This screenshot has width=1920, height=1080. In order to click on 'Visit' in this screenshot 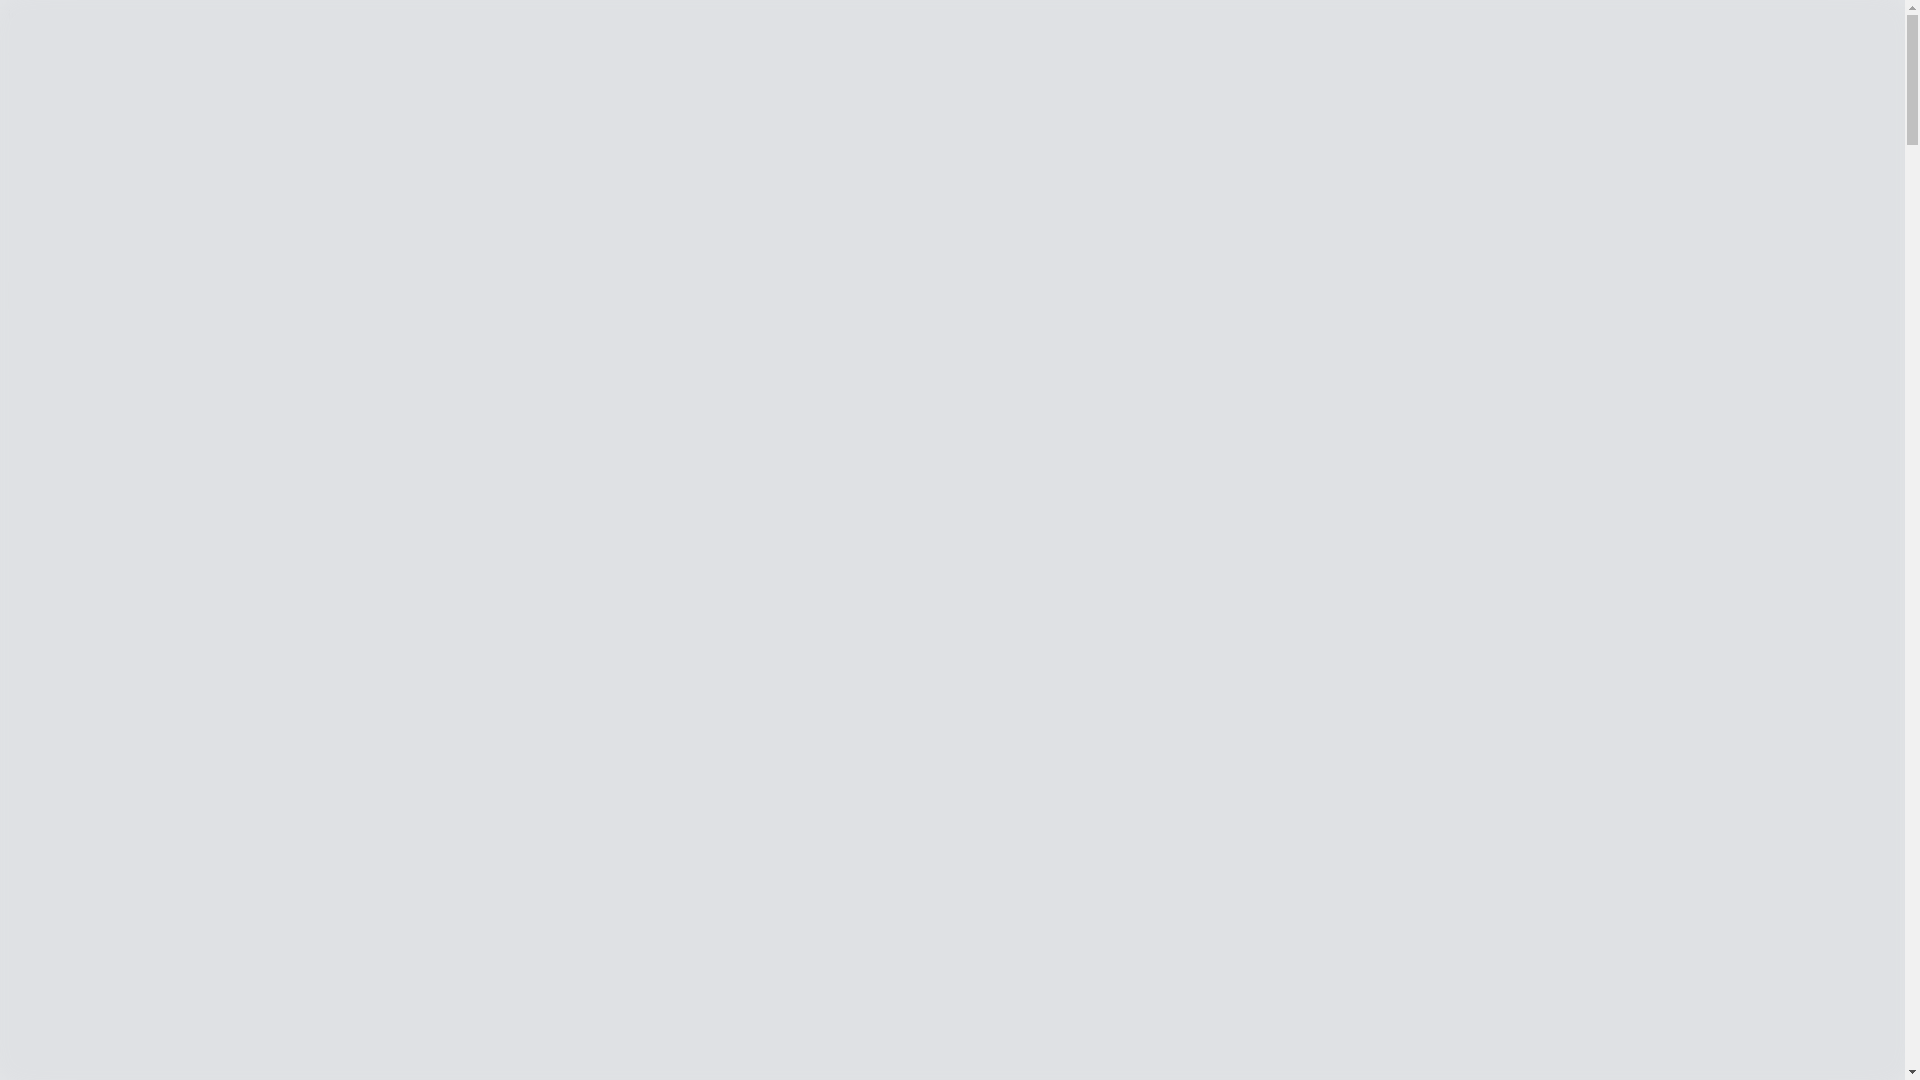, I will do `click(100, 456)`.